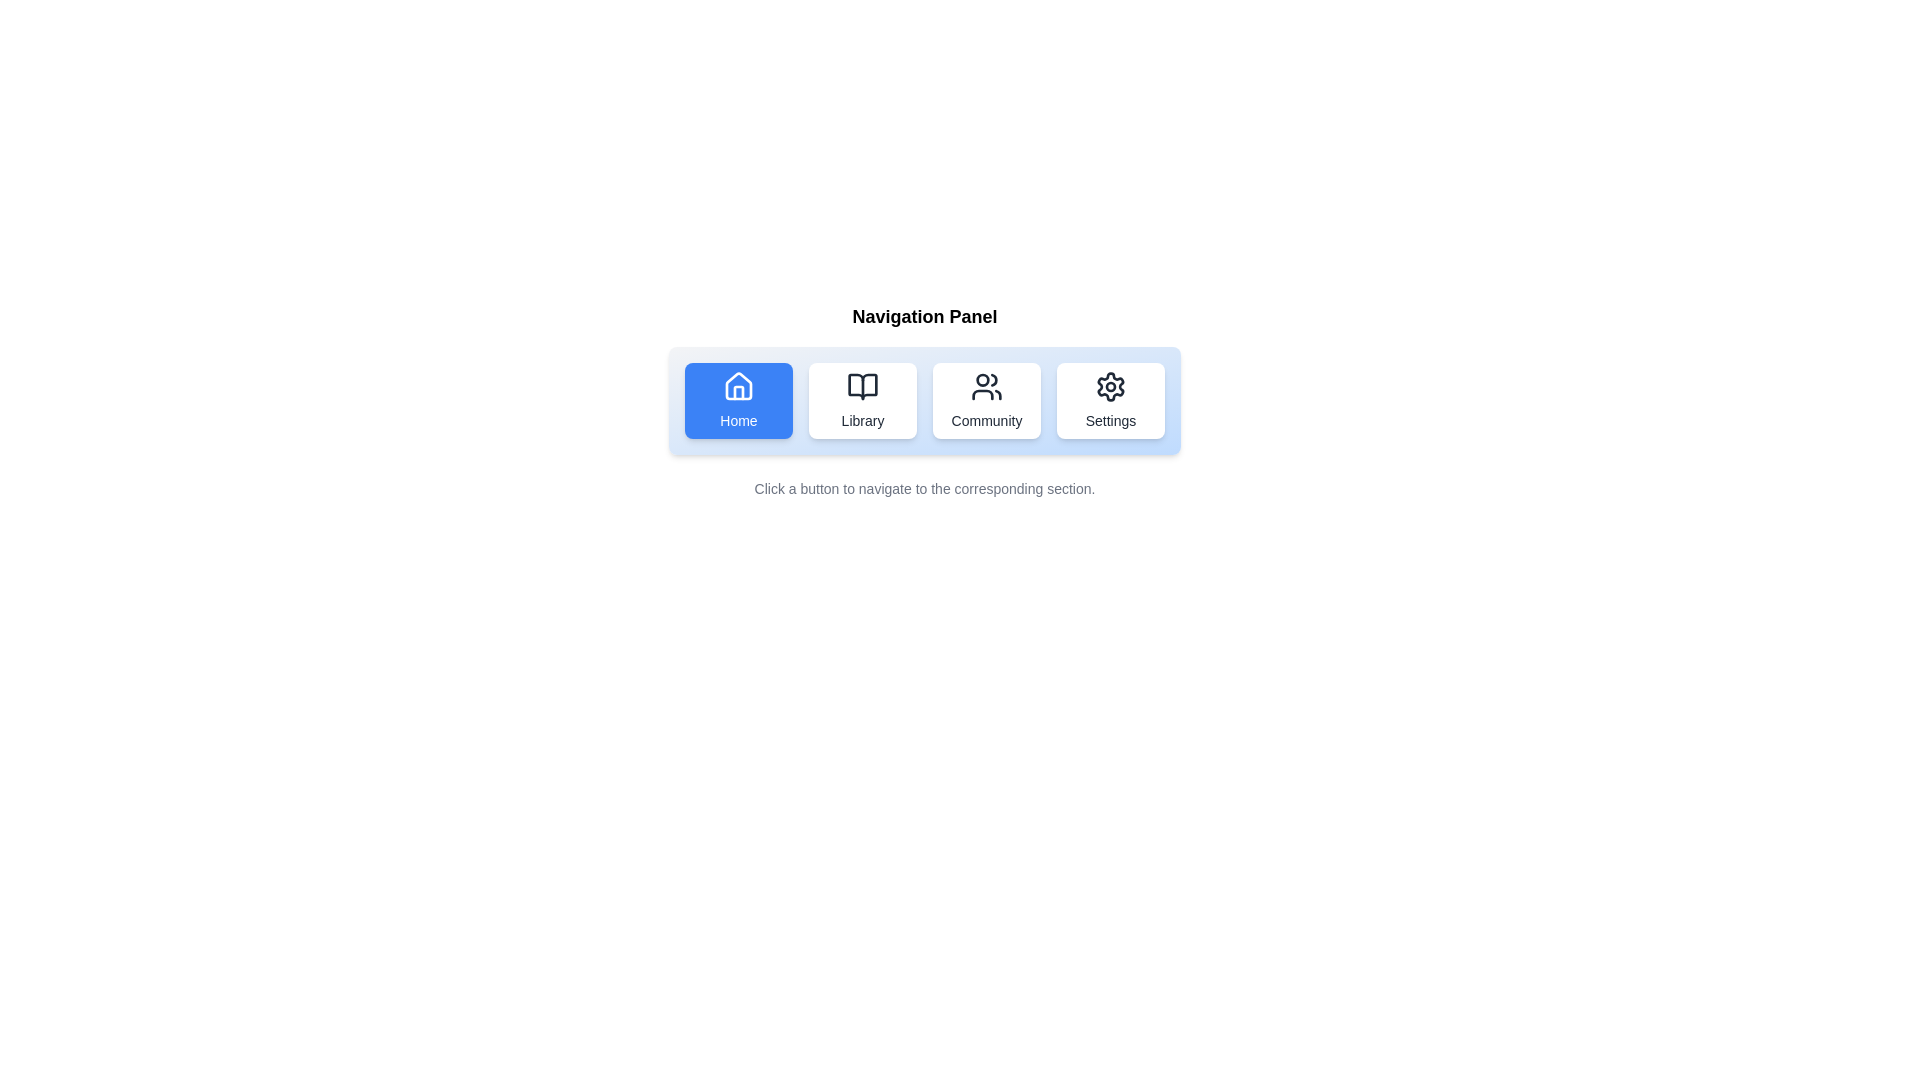 The height and width of the screenshot is (1080, 1920). Describe the element at coordinates (863, 419) in the screenshot. I see `the text label reading 'Library' located below the open book icon in the navigation panel` at that location.